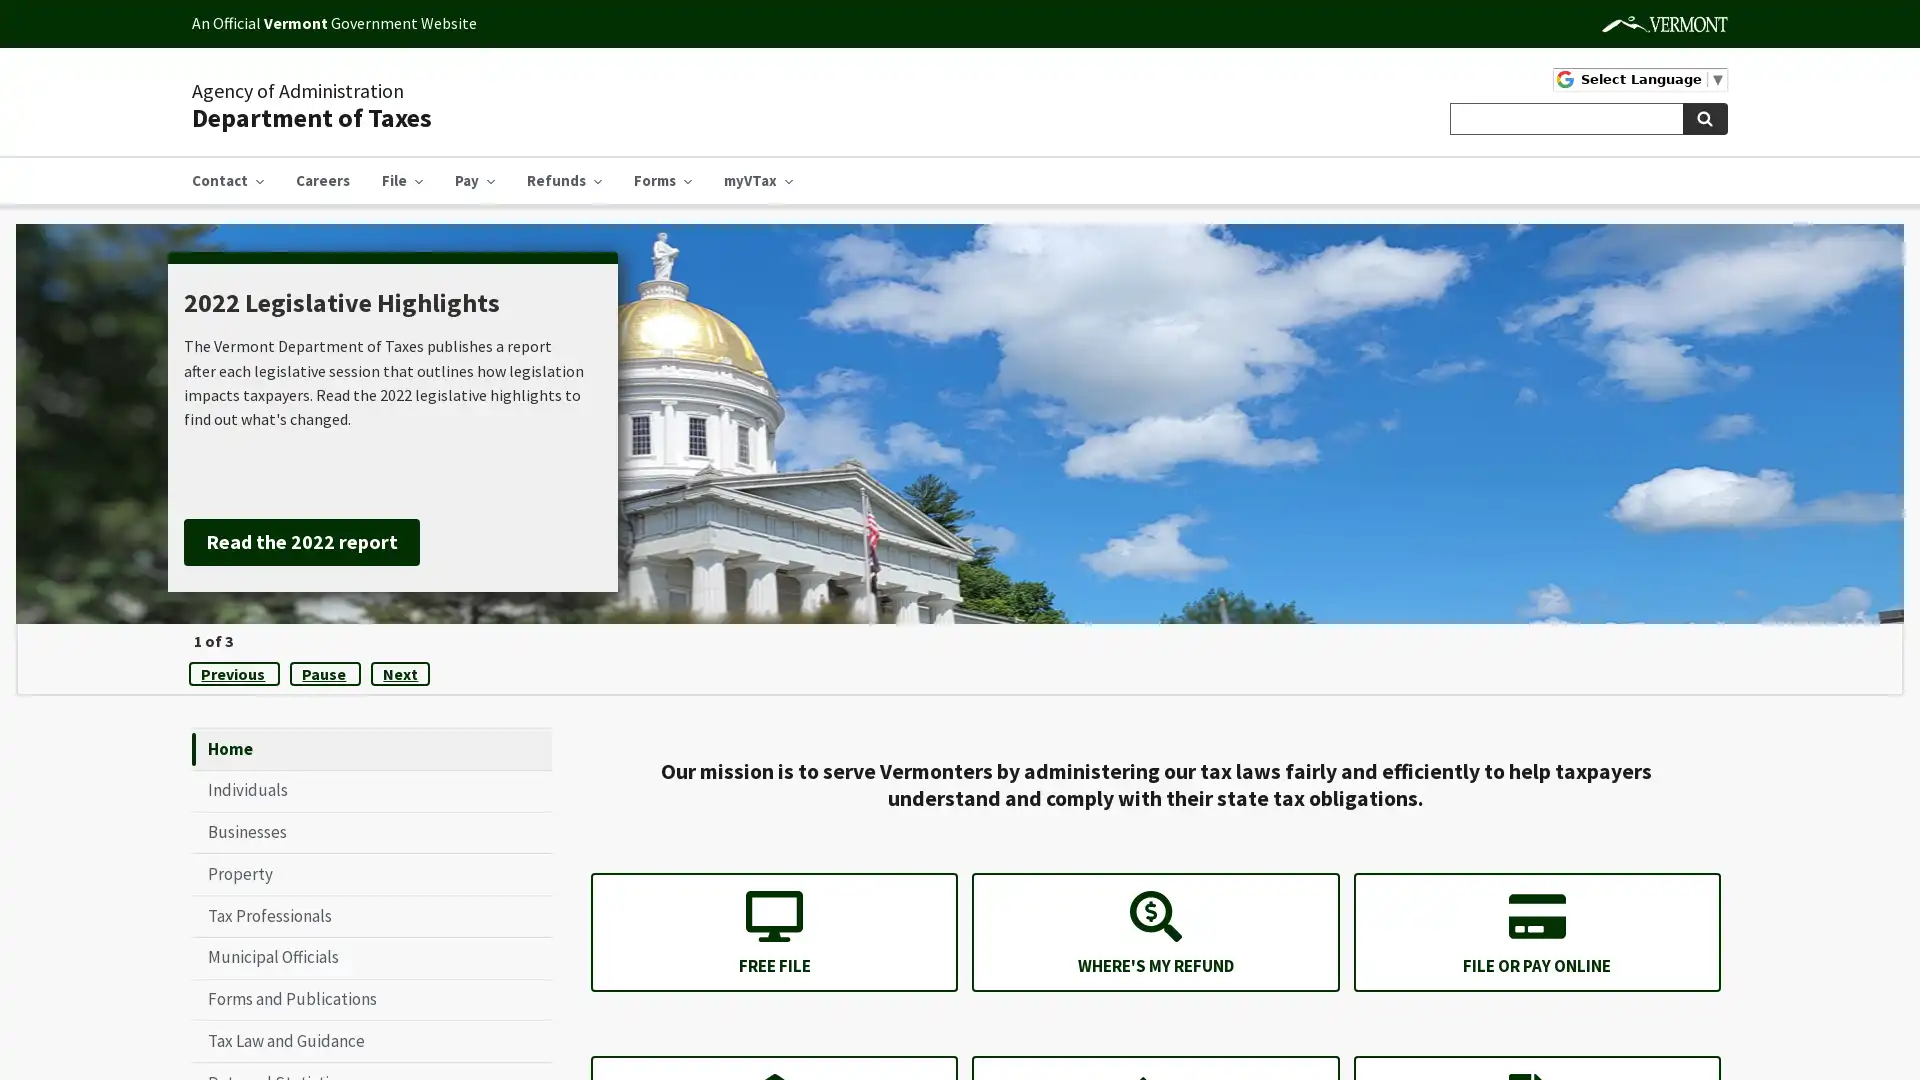 Image resolution: width=1920 pixels, height=1080 pixels. What do you see at coordinates (757, 181) in the screenshot?
I see `myVTax` at bounding box center [757, 181].